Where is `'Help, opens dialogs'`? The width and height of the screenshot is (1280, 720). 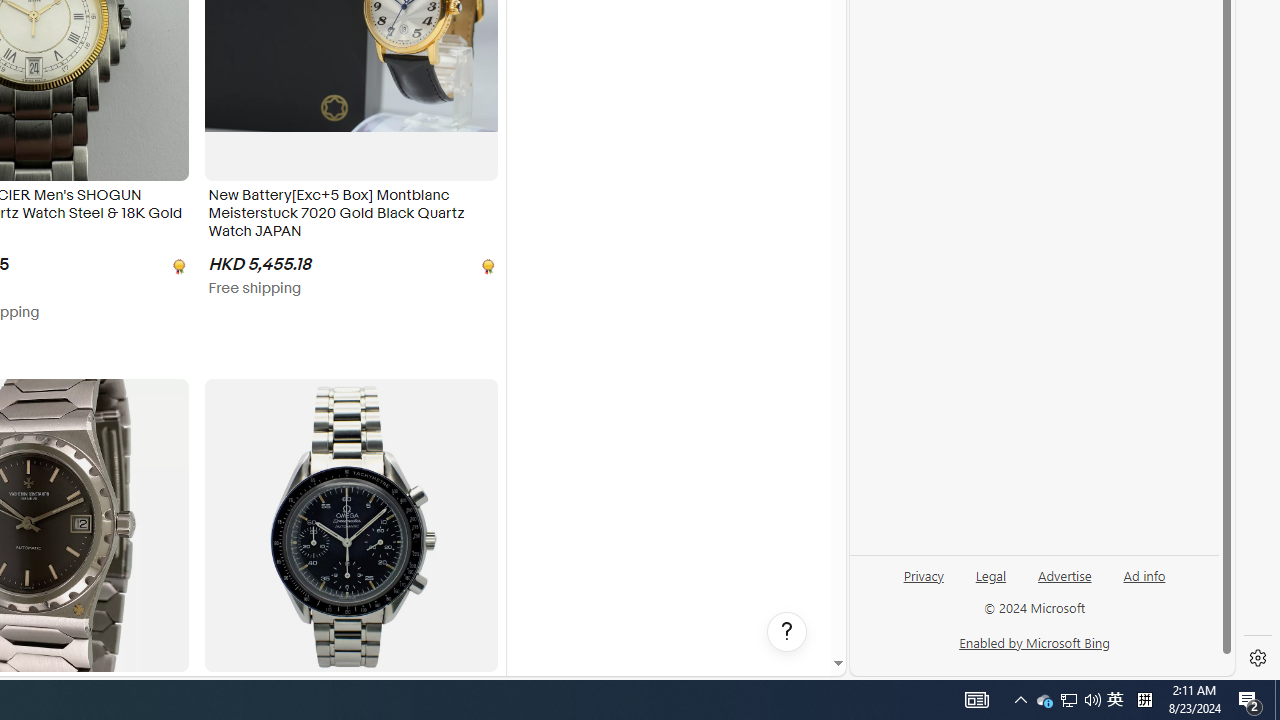
'Help, opens dialogs' is located at coordinates (786, 632).